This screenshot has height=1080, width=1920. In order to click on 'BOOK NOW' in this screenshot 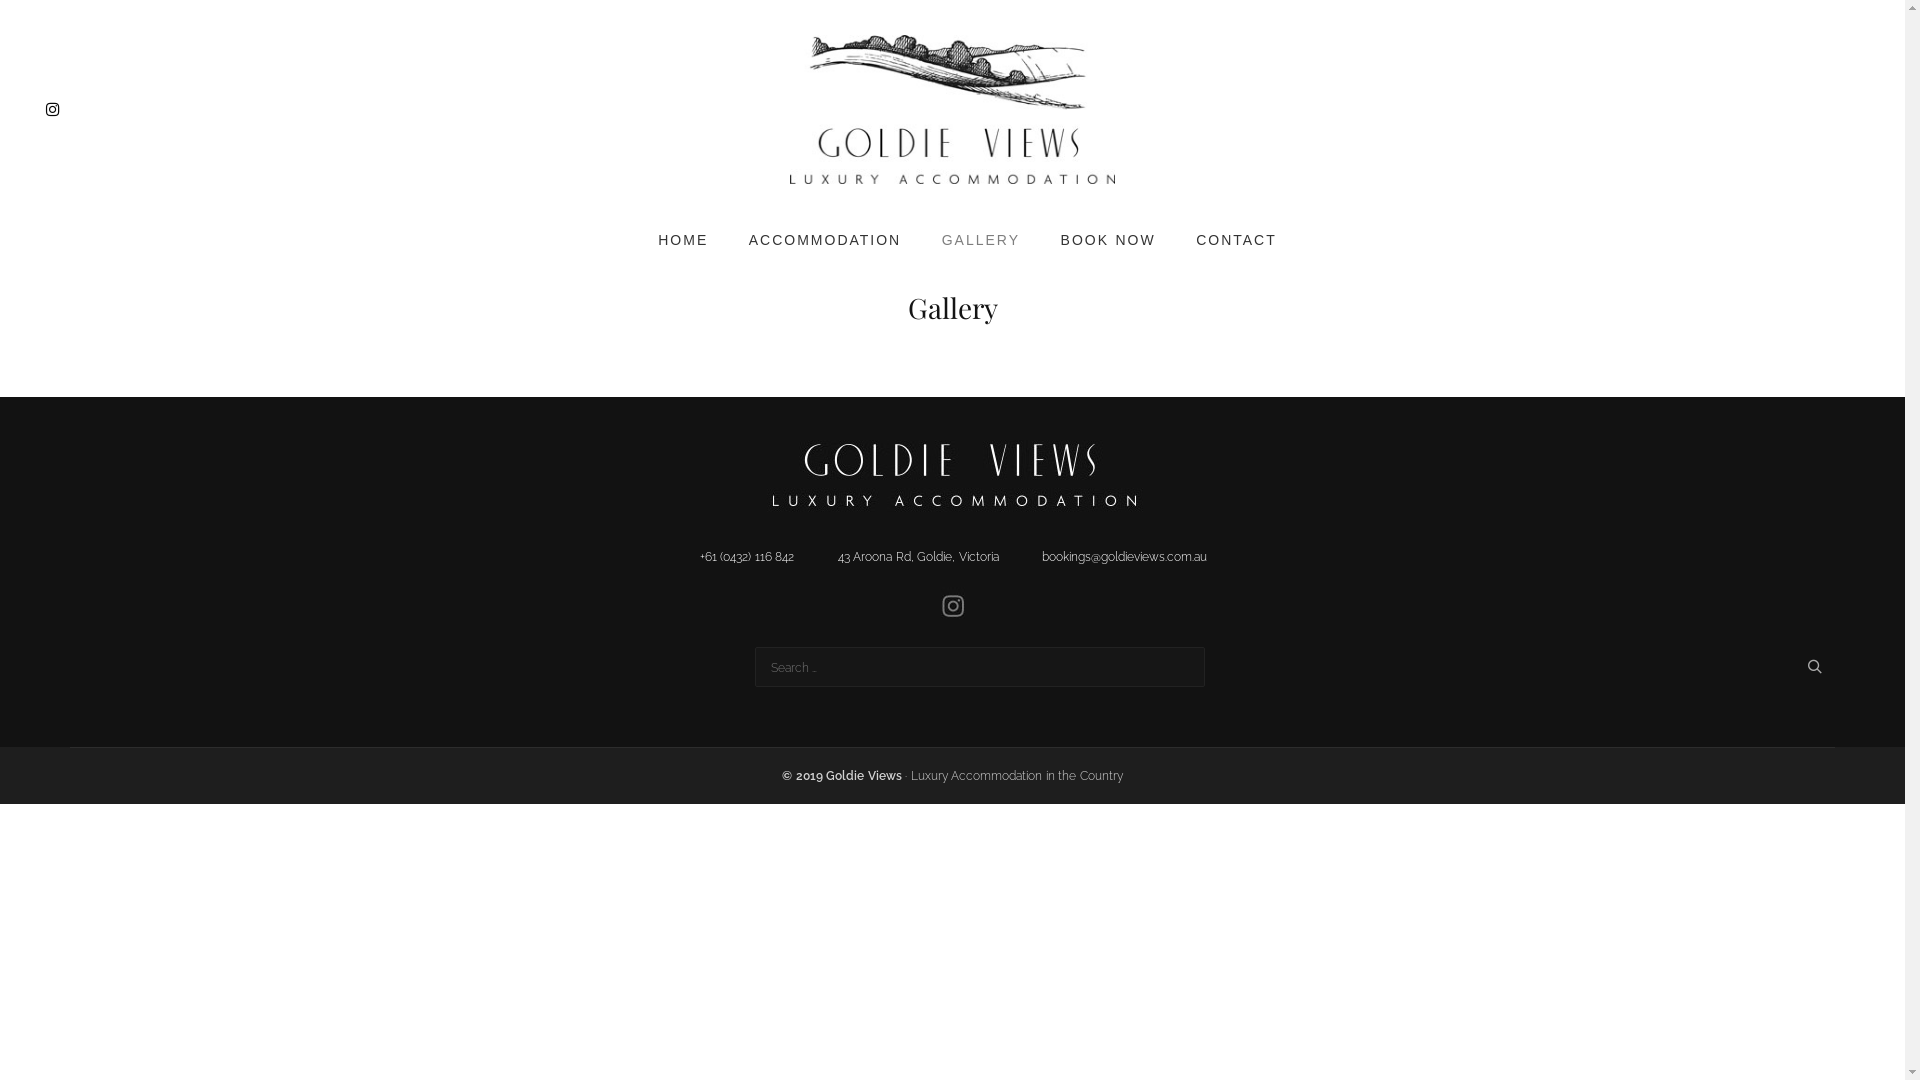, I will do `click(1107, 238)`.